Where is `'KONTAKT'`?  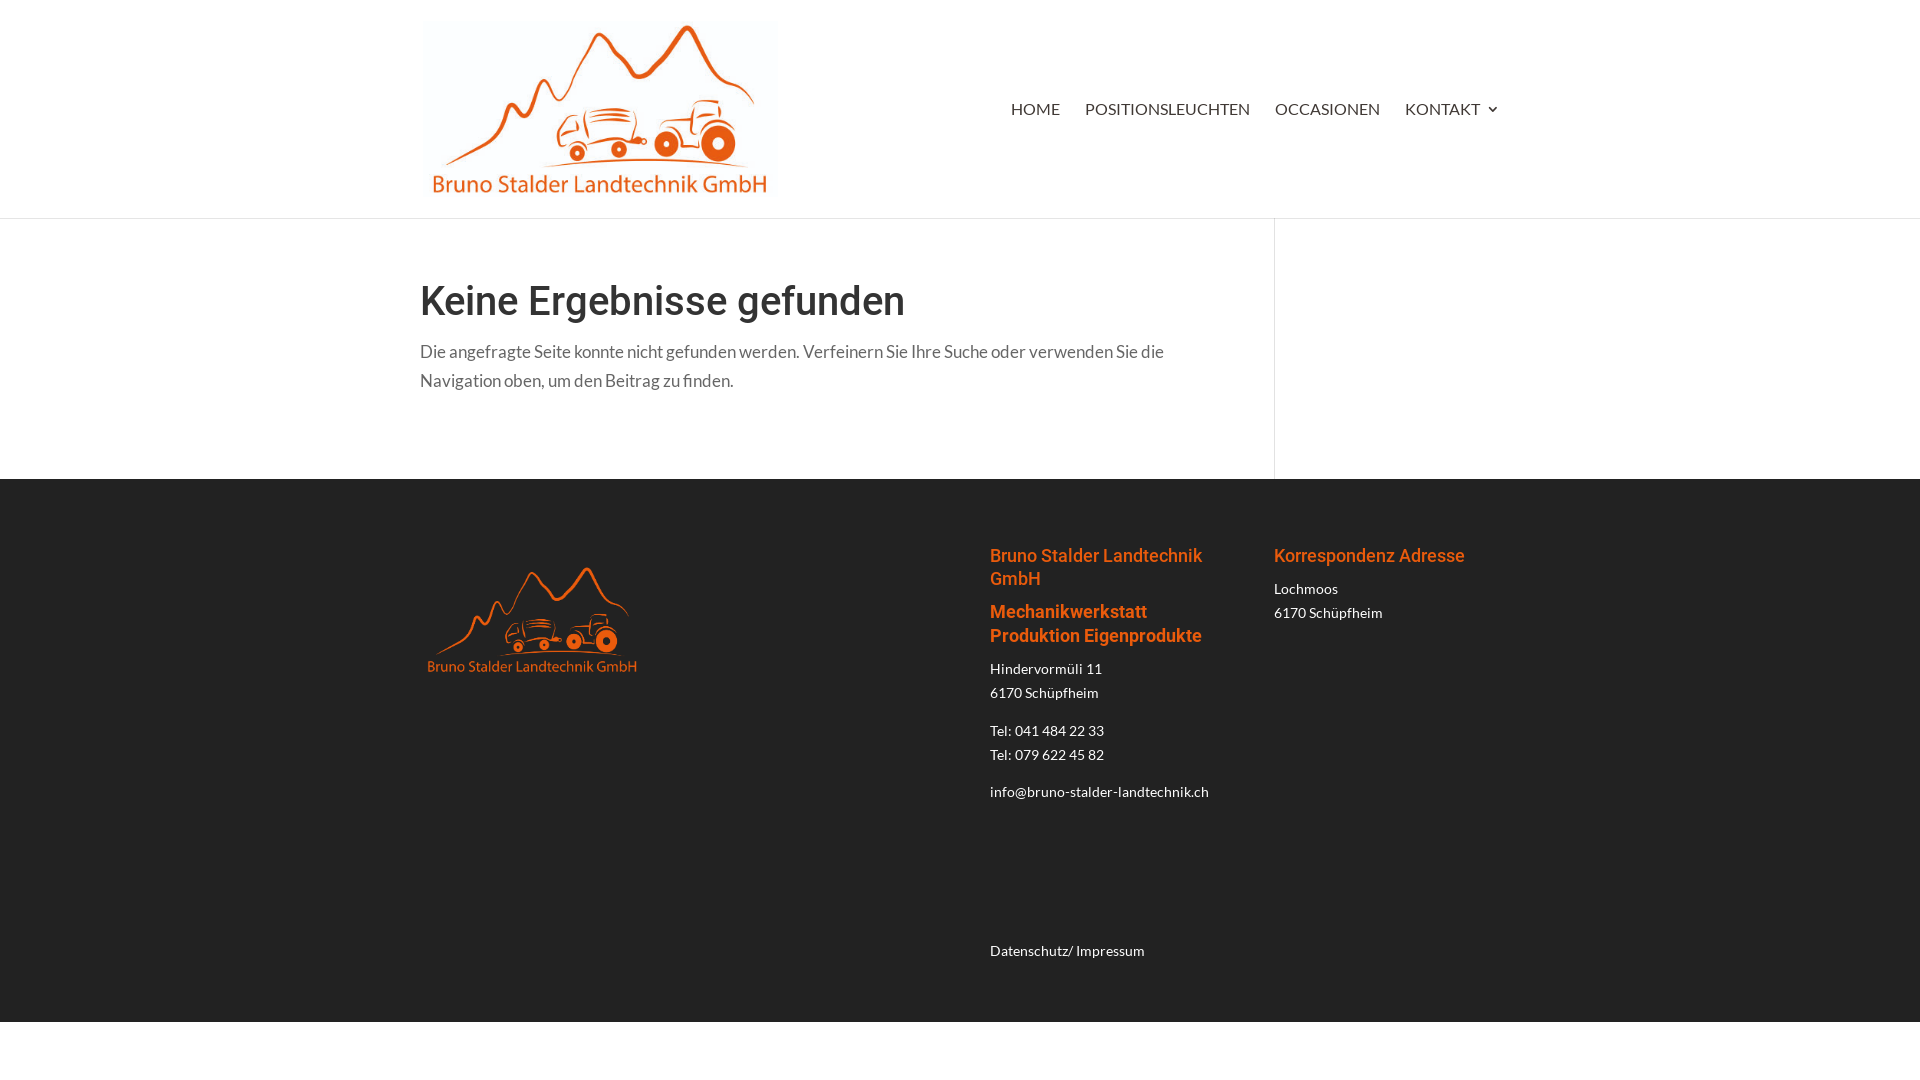
'KONTAKT' is located at coordinates (1452, 158).